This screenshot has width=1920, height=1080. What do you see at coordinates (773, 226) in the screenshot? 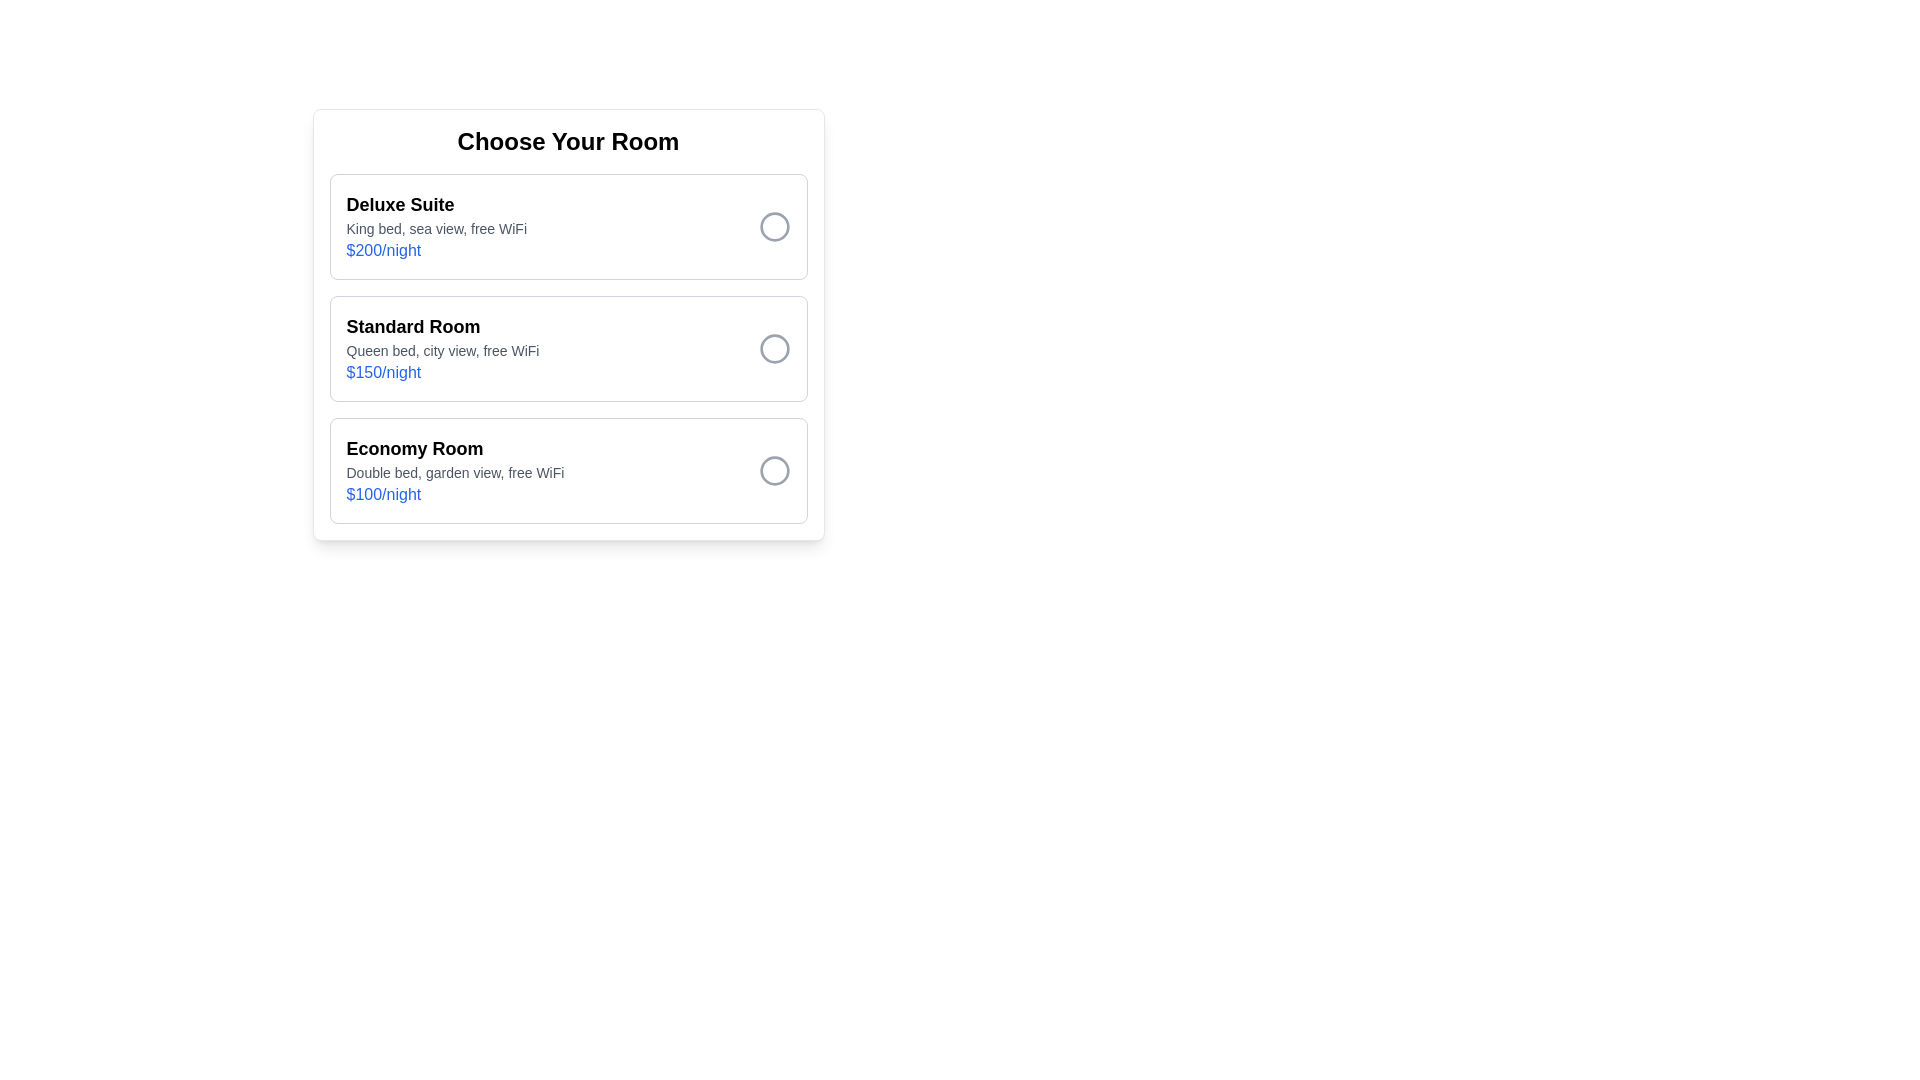
I see `the circular radio button with a light gray border located on the right side of the 'Deluxe Suite' card in the 'Choose Your Room' section` at bounding box center [773, 226].